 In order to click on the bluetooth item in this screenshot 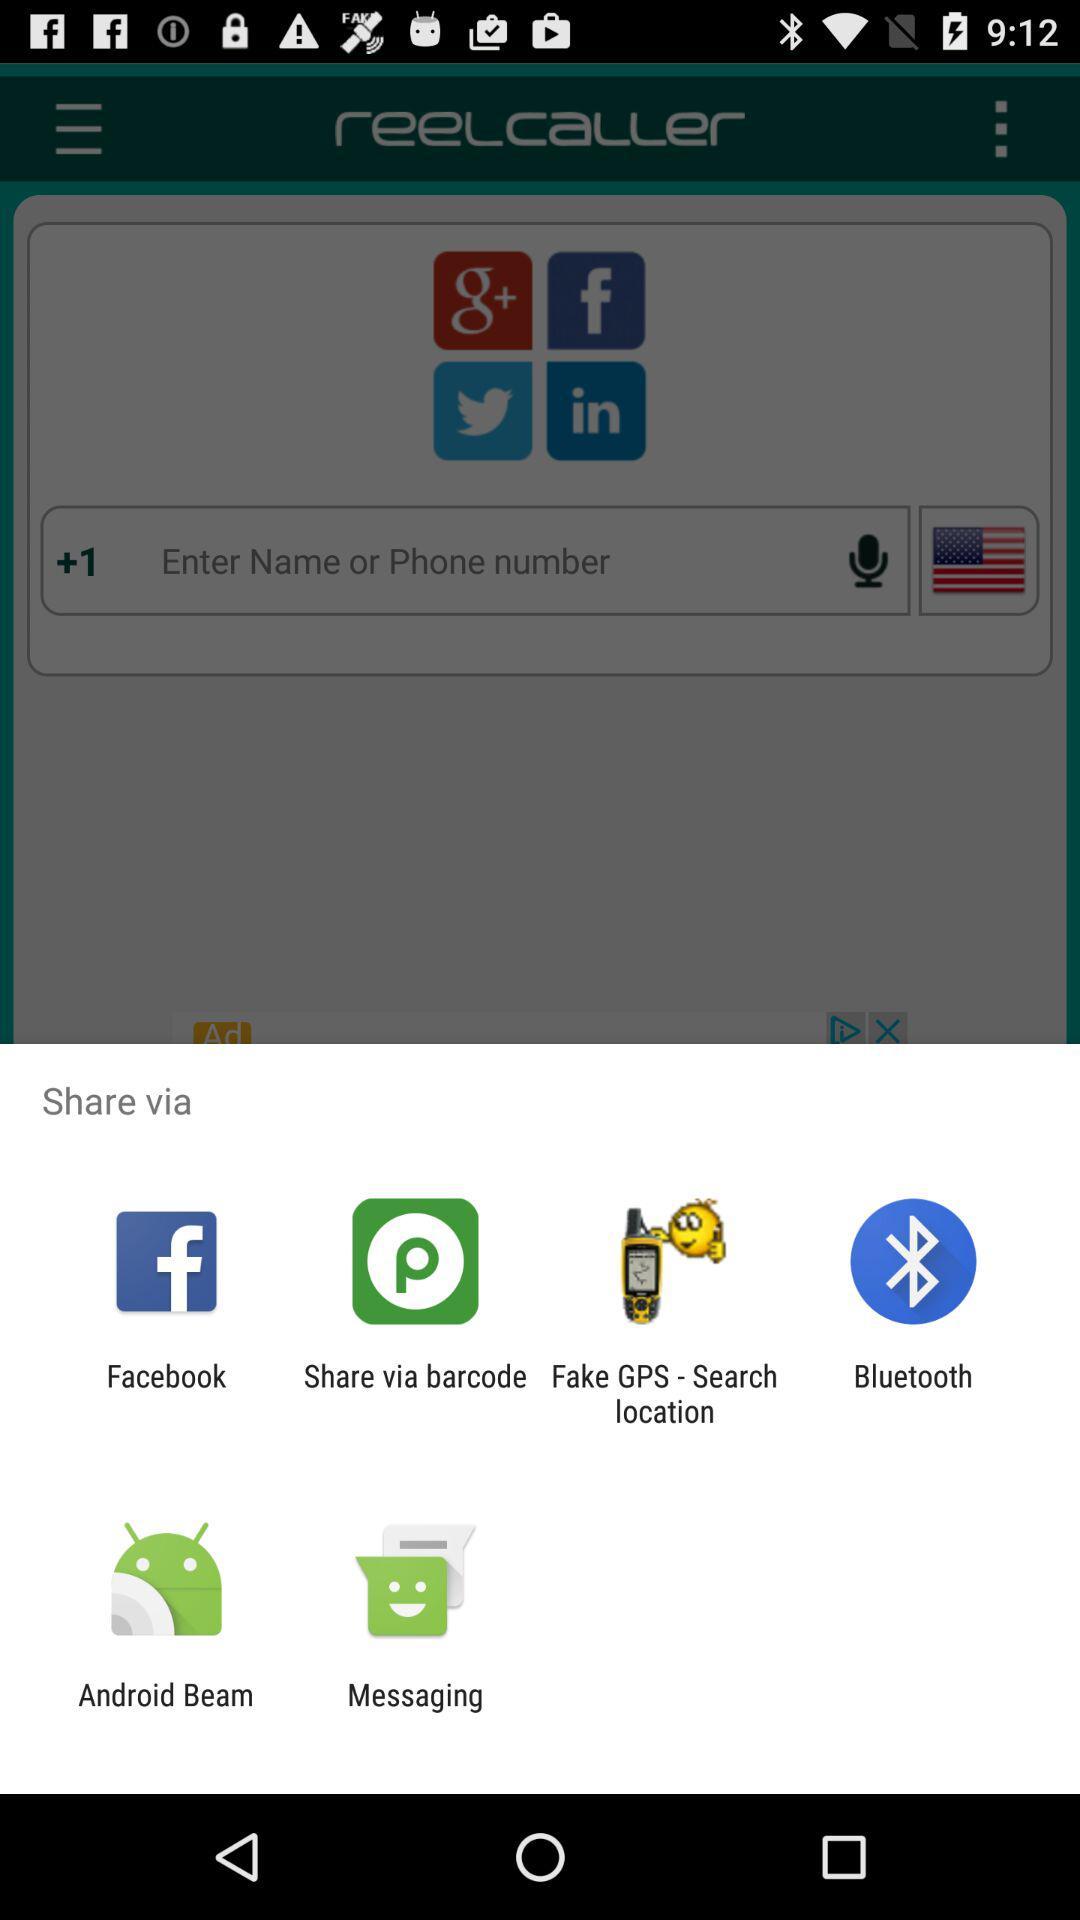, I will do `click(913, 1392)`.